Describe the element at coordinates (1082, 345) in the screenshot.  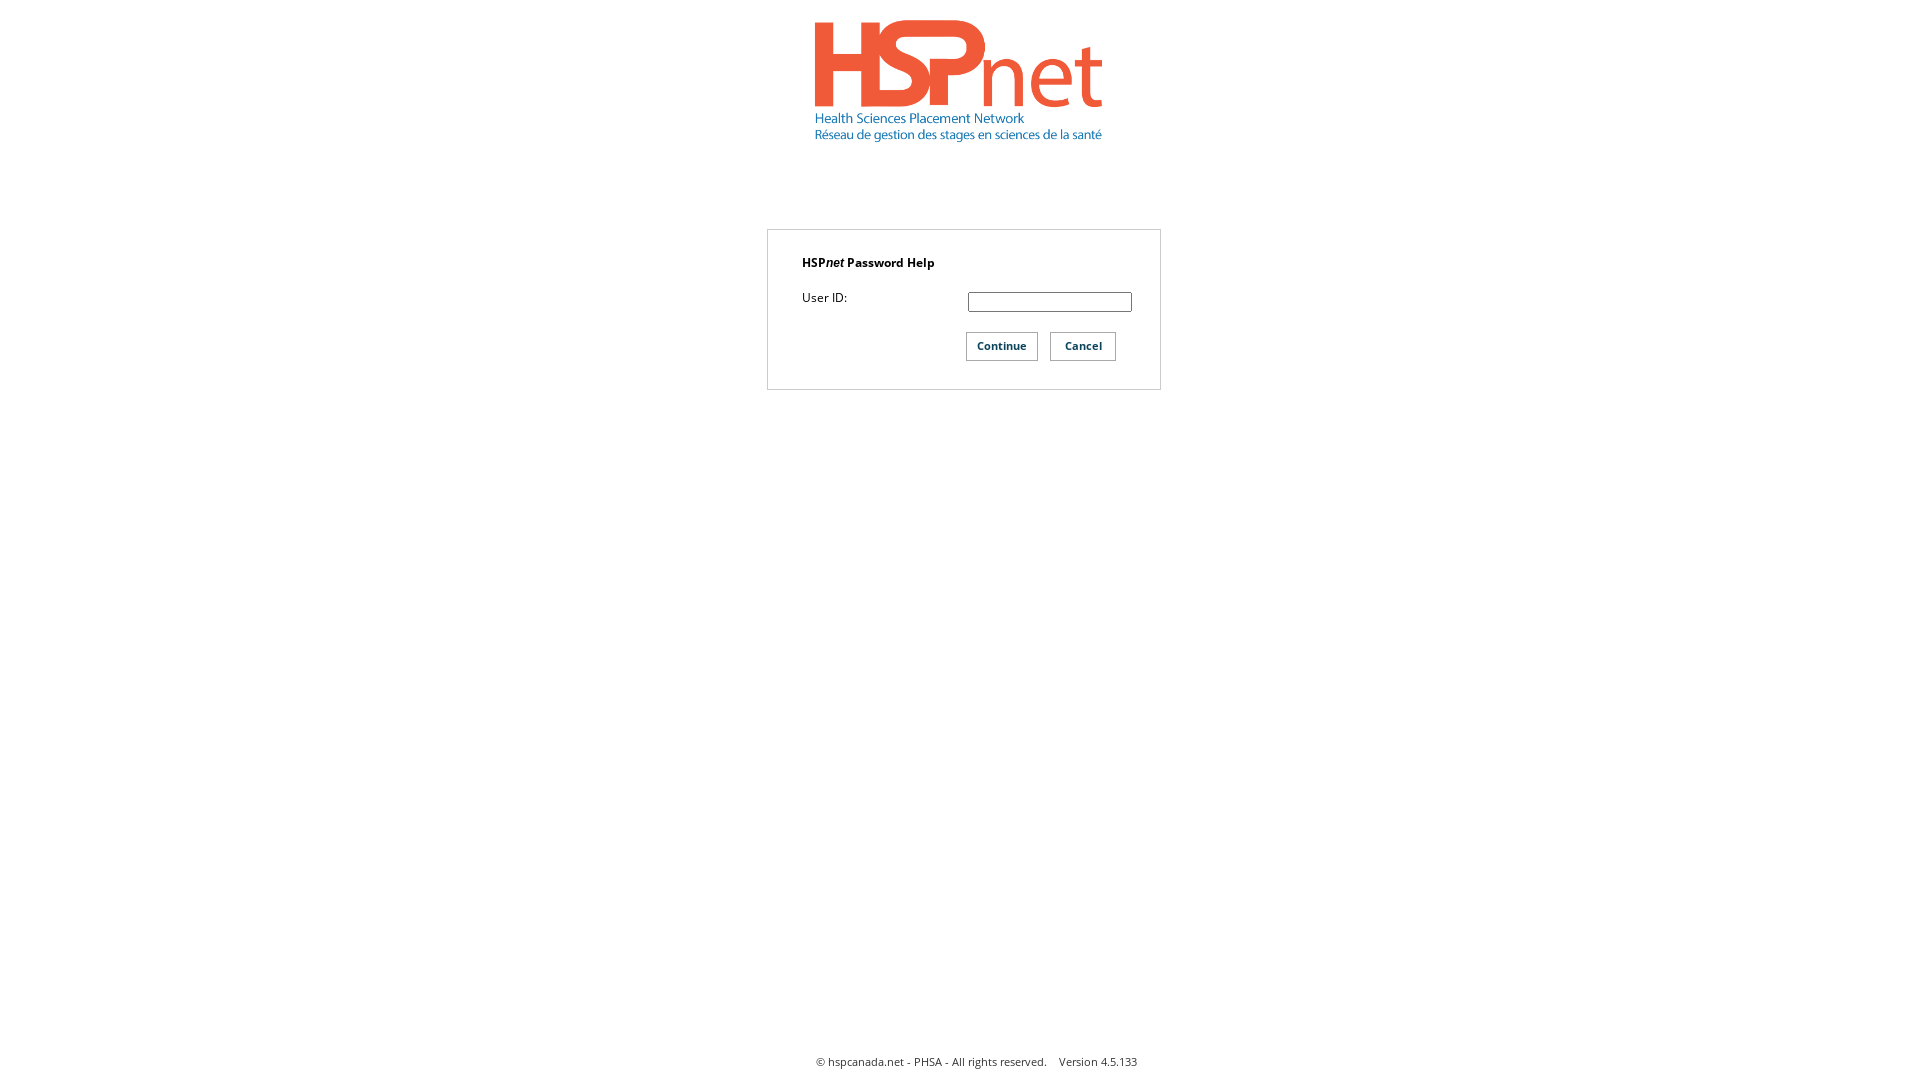
I see `'Cancel'` at that location.